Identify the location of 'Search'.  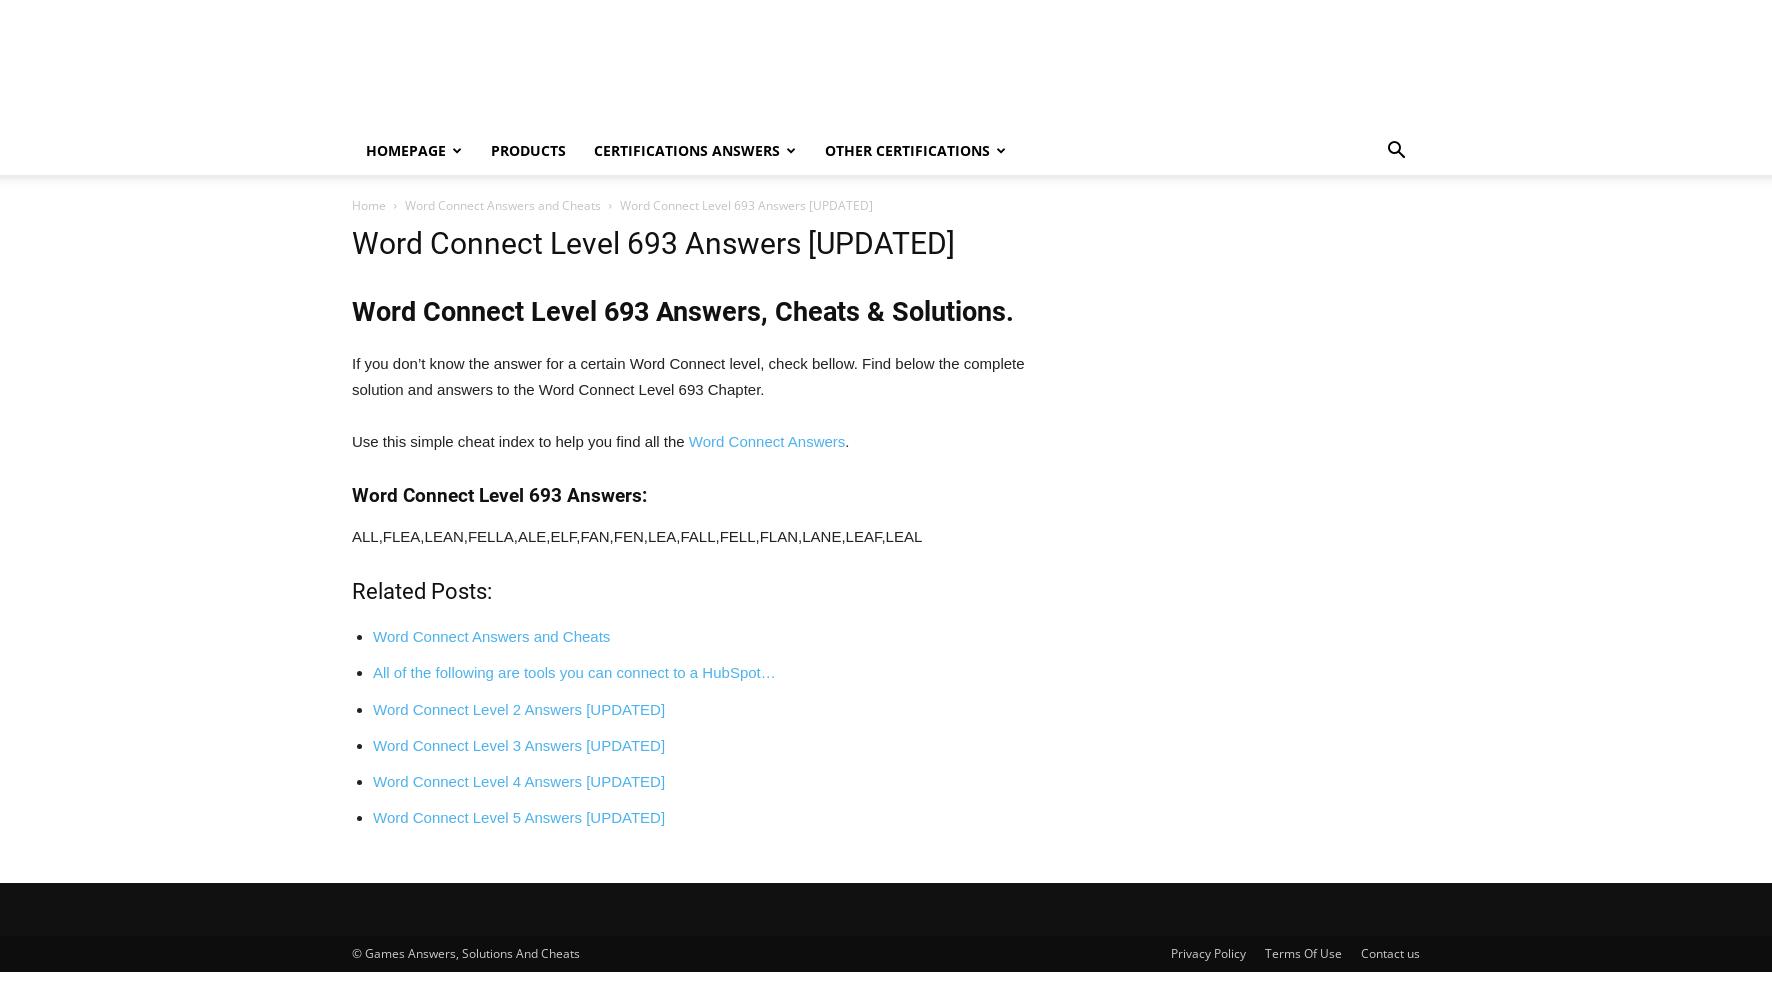
(885, 100).